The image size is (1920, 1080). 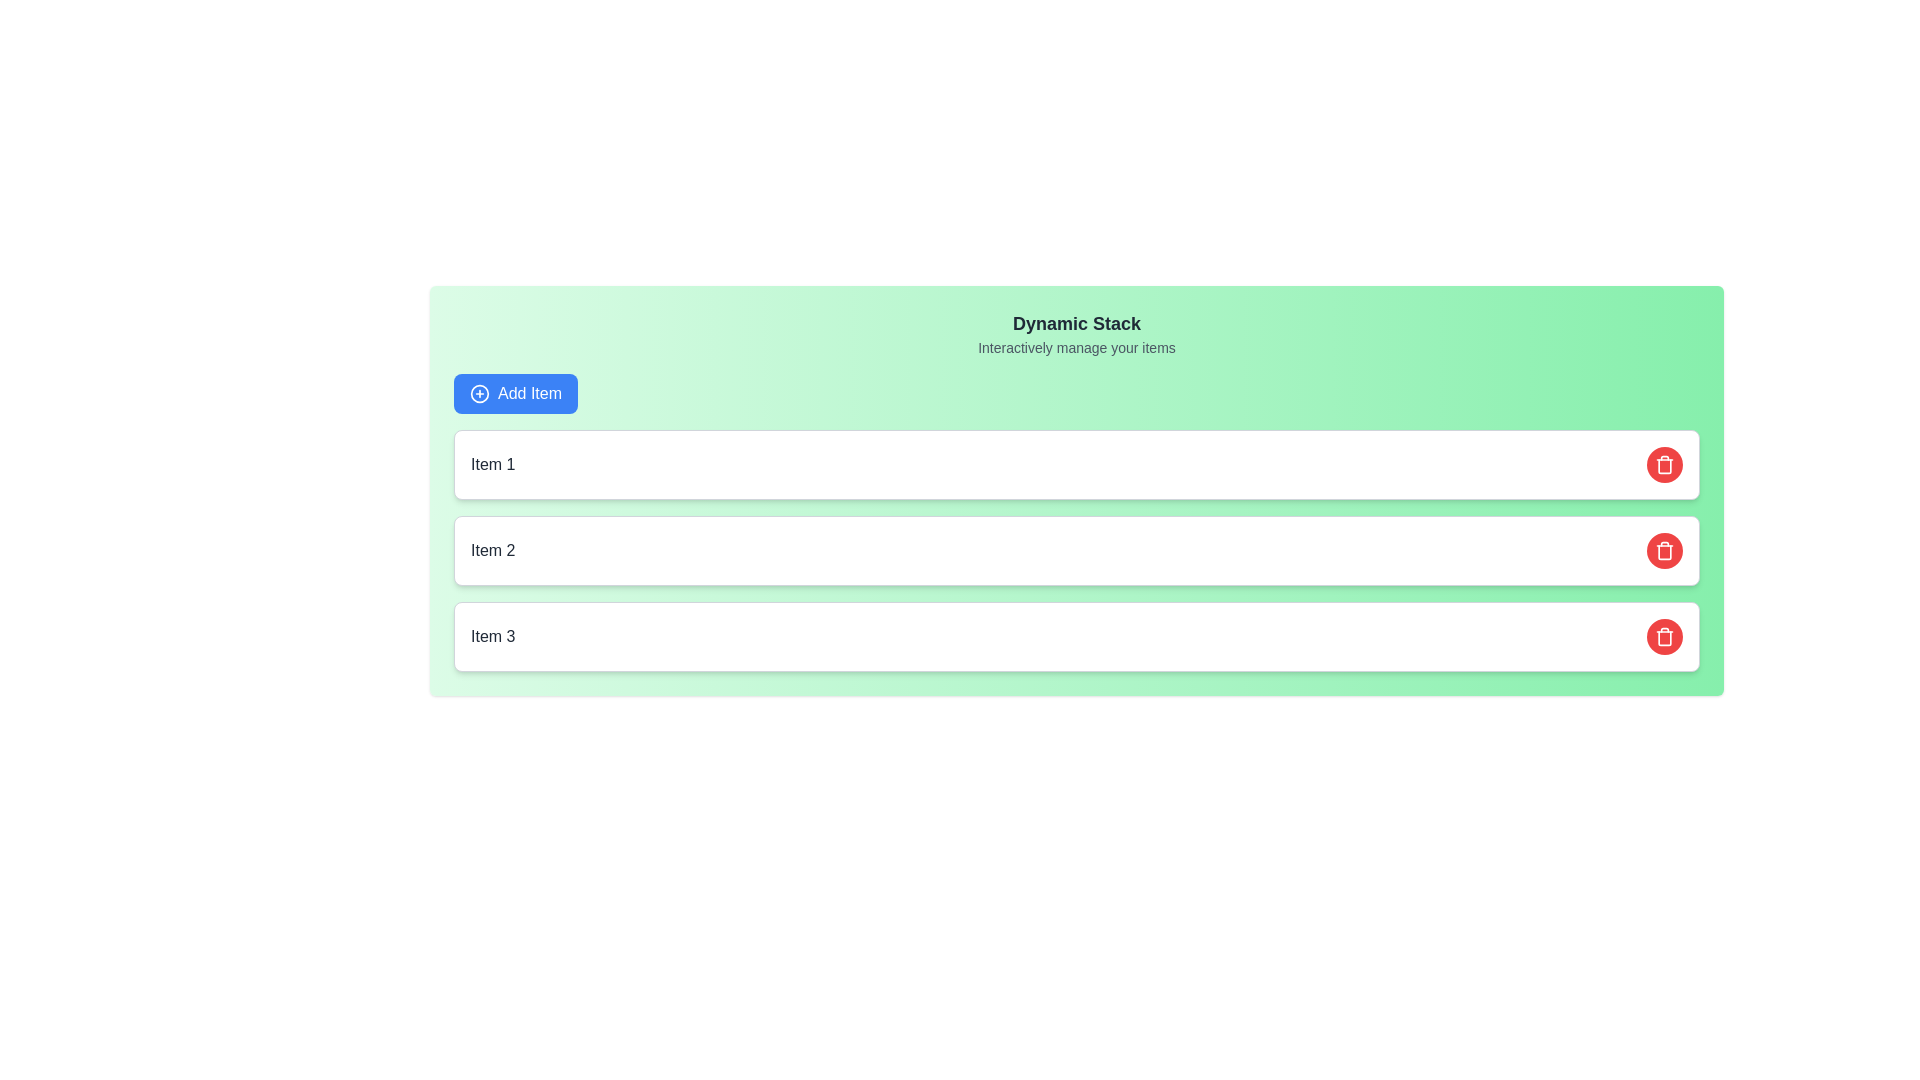 What do you see at coordinates (1075, 636) in the screenshot?
I see `the List Item Card representing 'Item 3', which is the third card in a vertical stack, located below 'Item 2'` at bounding box center [1075, 636].